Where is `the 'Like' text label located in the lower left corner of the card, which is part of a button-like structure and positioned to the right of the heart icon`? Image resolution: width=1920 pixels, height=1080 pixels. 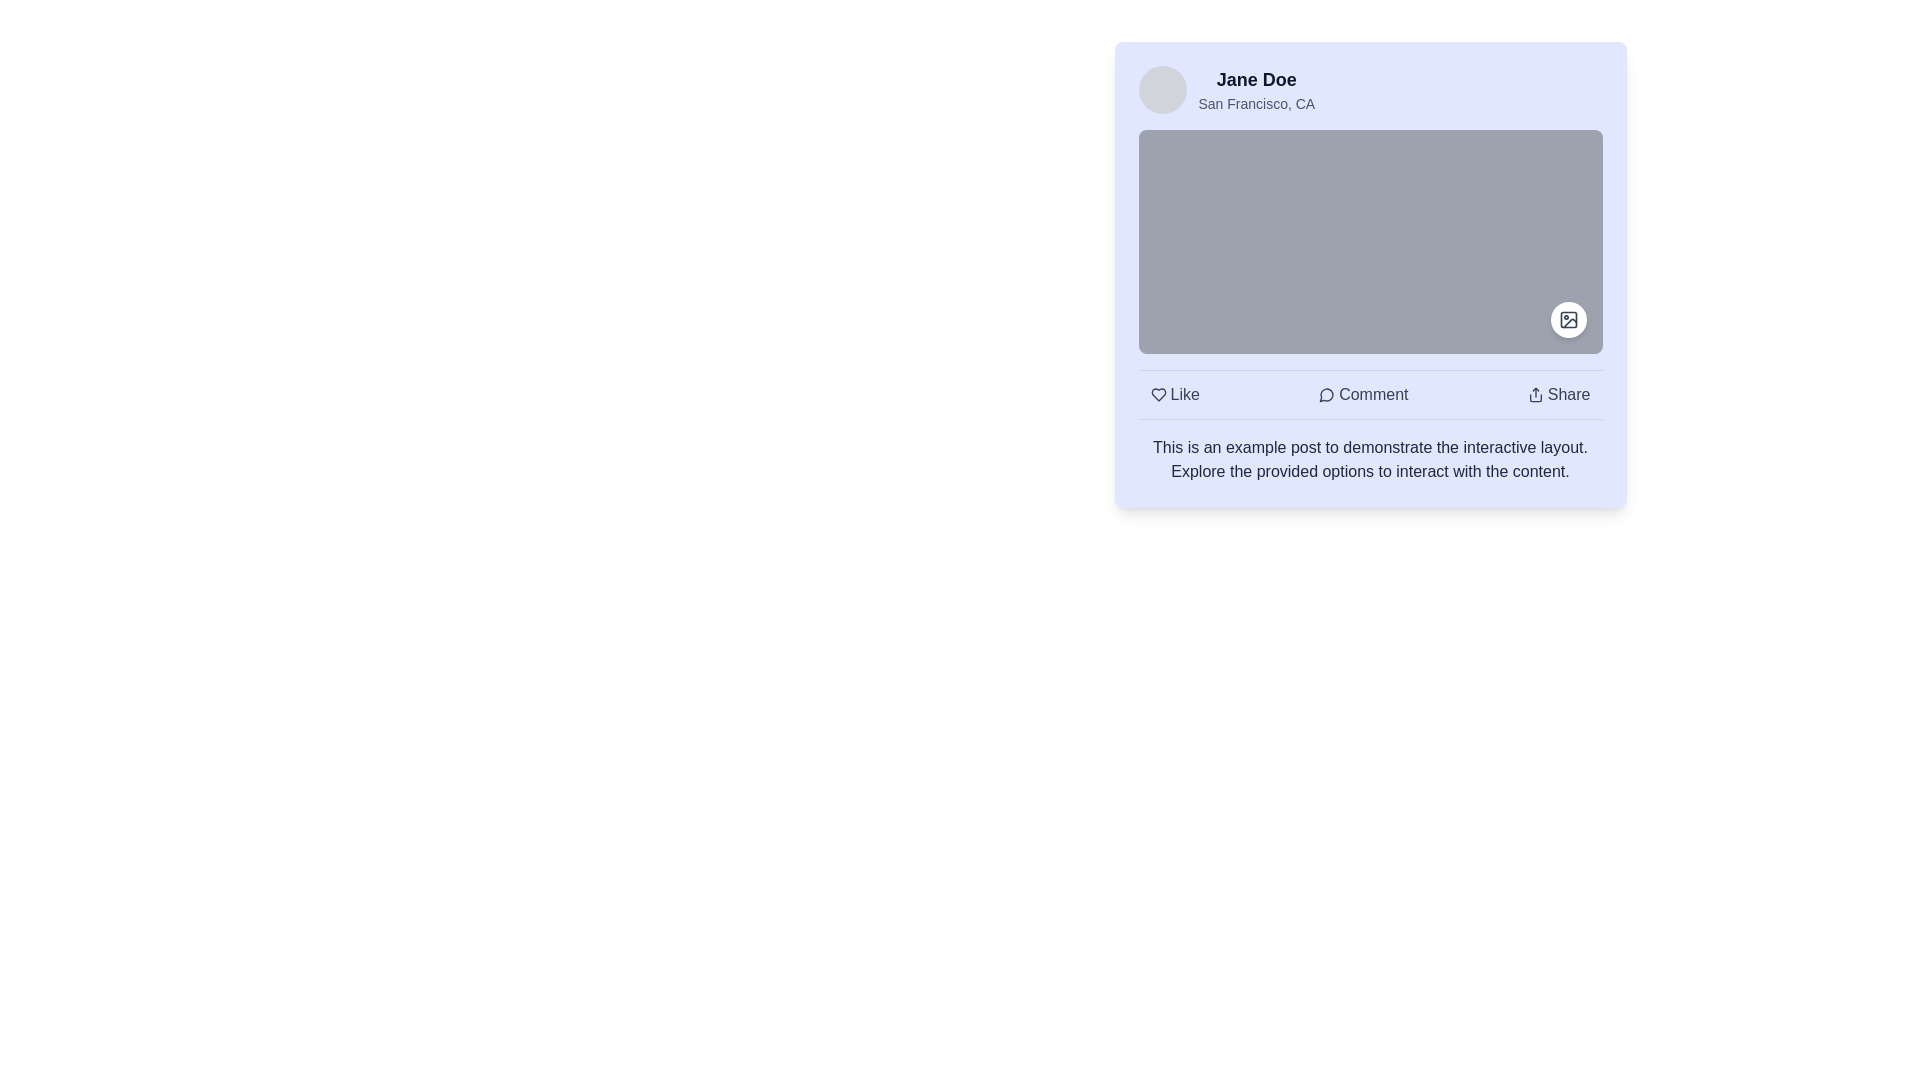 the 'Like' text label located in the lower left corner of the card, which is part of a button-like structure and positioned to the right of the heart icon is located at coordinates (1185, 394).